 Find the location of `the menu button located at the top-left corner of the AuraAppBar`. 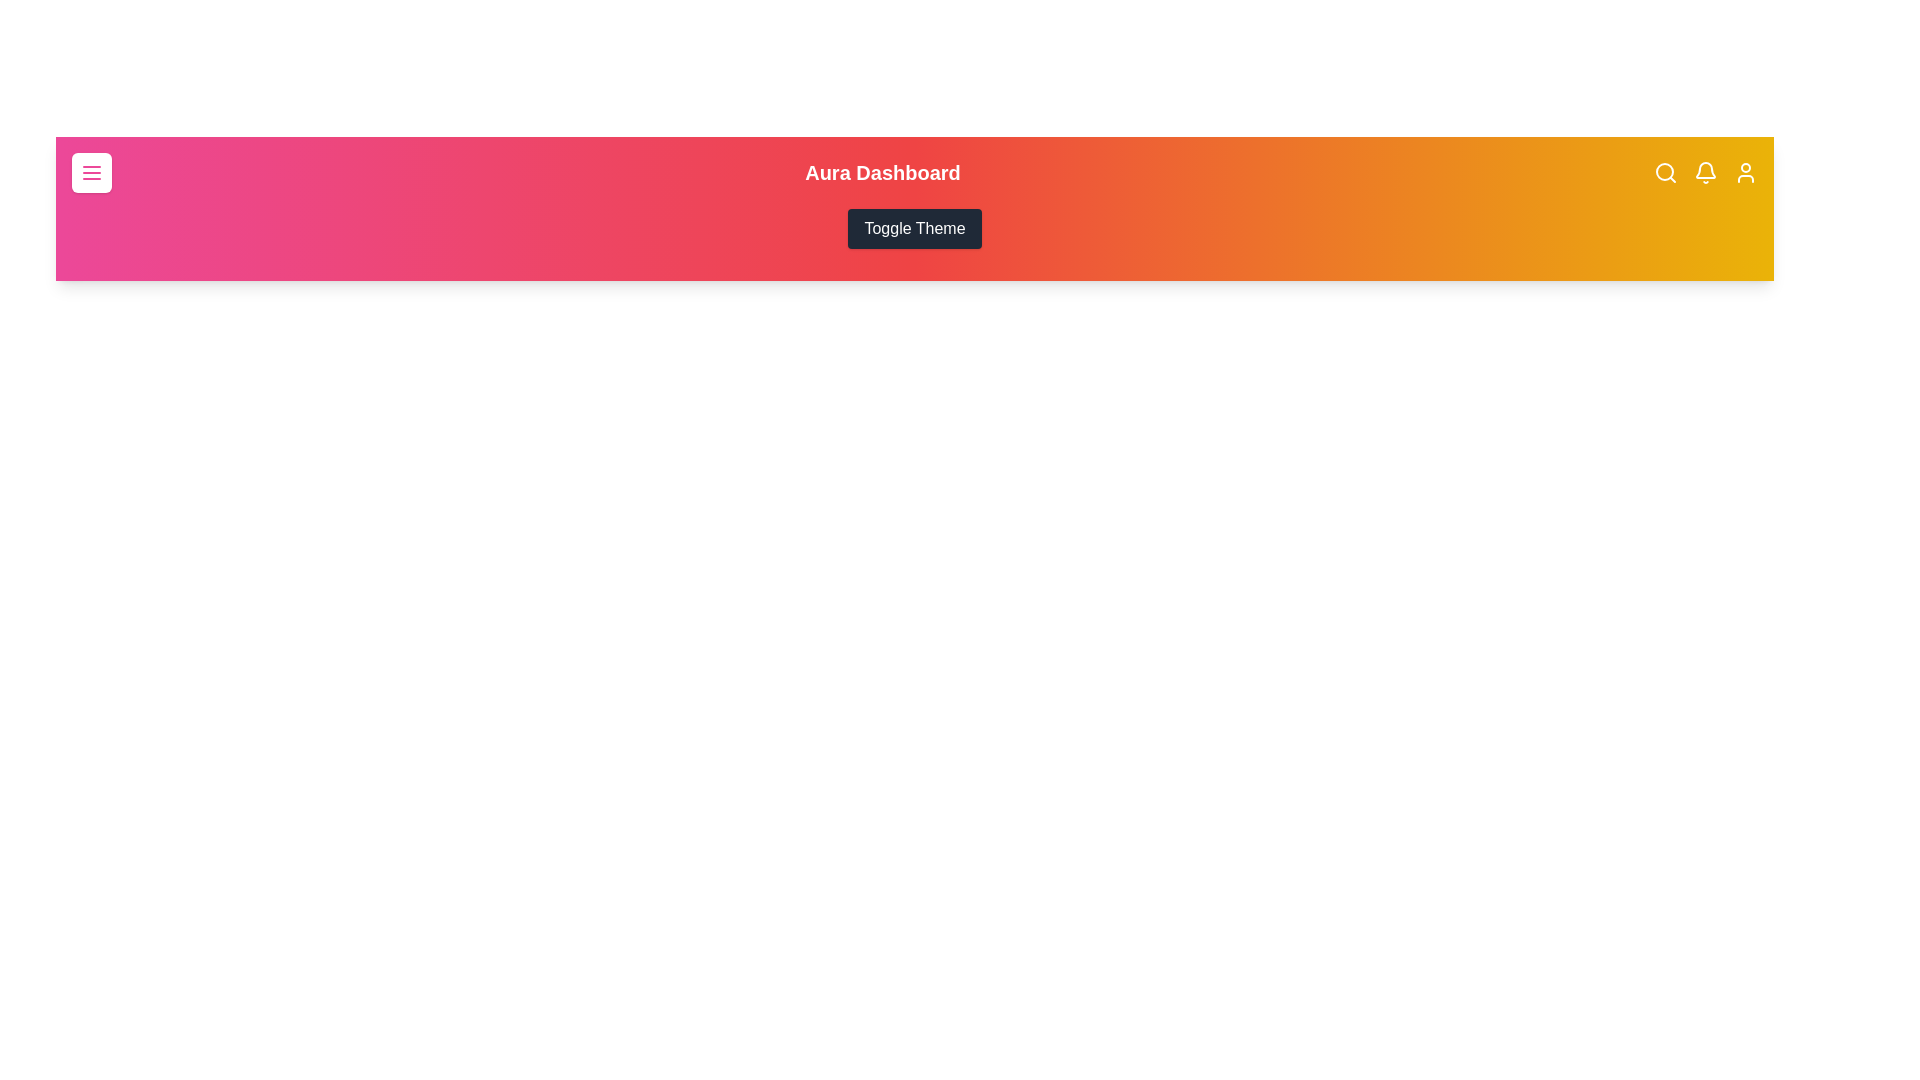

the menu button located at the top-left corner of the AuraAppBar is located at coordinates (90, 172).